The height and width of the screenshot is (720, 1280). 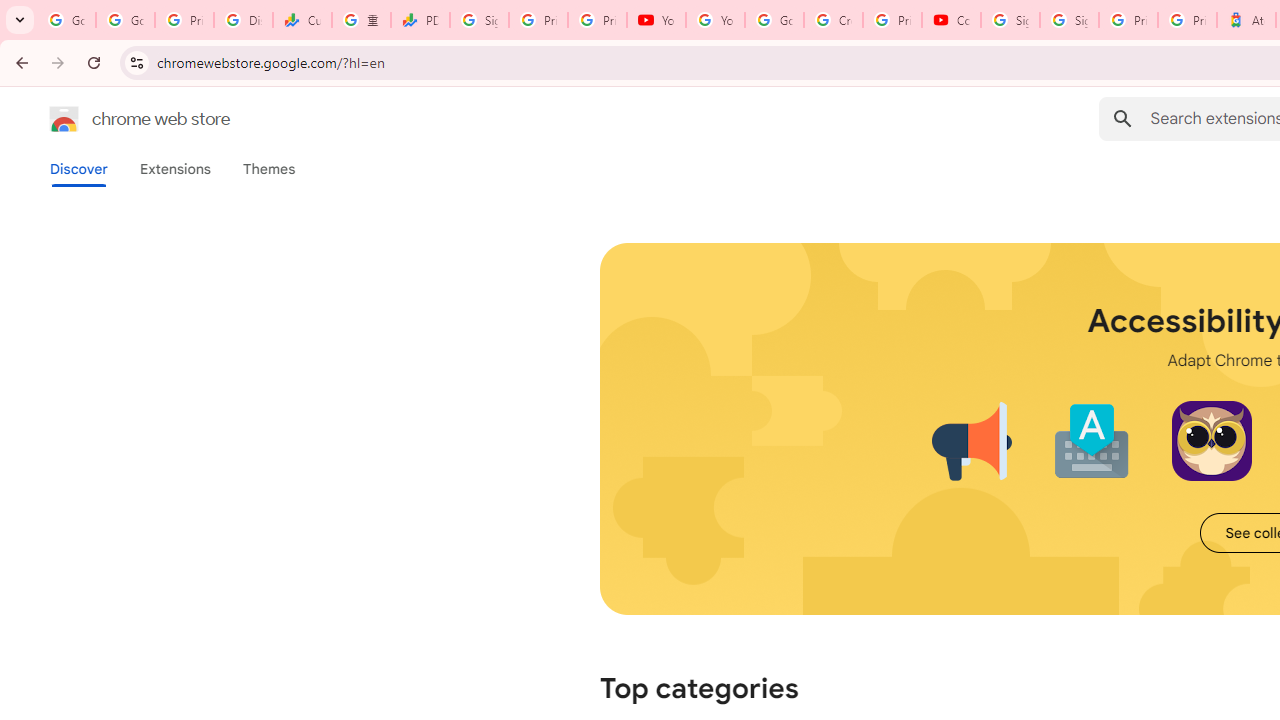 What do you see at coordinates (79, 168) in the screenshot?
I see `'Discover'` at bounding box center [79, 168].